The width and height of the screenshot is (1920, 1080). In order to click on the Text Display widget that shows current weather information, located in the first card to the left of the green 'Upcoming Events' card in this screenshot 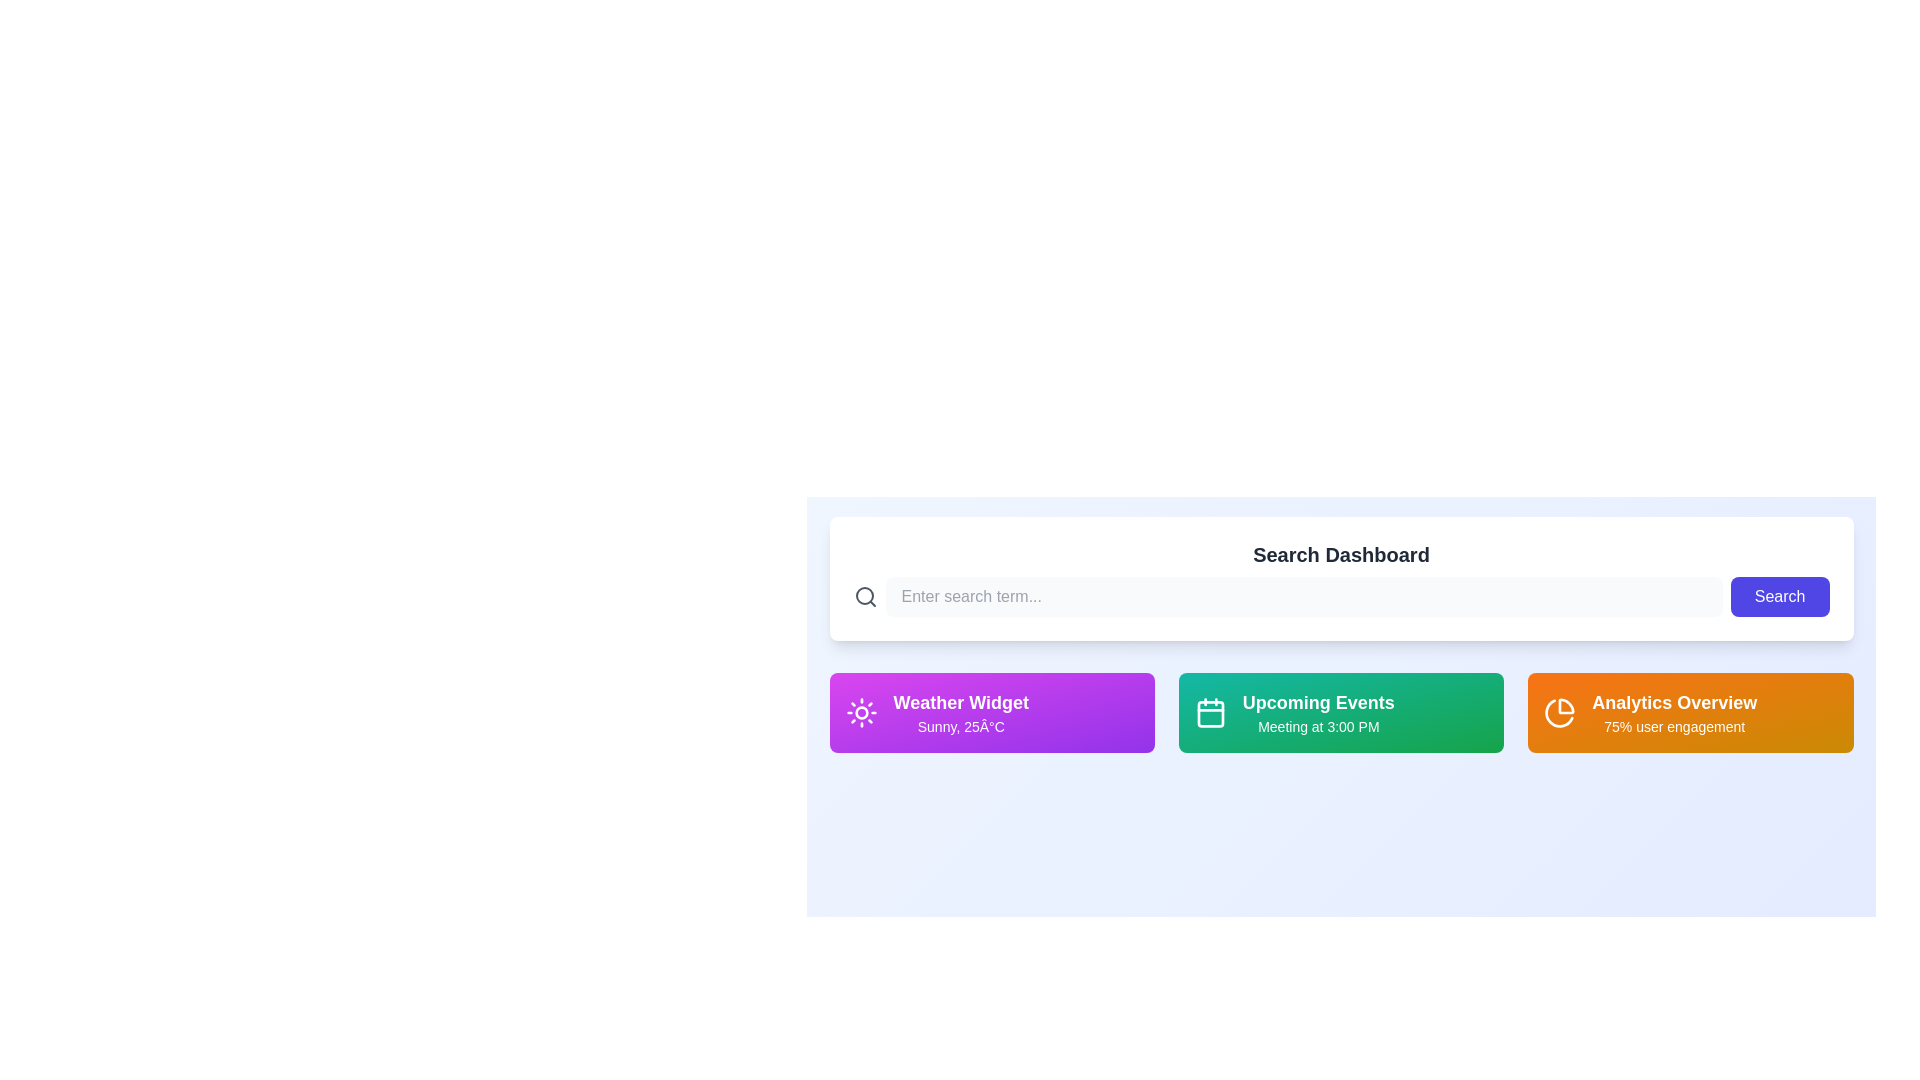, I will do `click(961, 712)`.